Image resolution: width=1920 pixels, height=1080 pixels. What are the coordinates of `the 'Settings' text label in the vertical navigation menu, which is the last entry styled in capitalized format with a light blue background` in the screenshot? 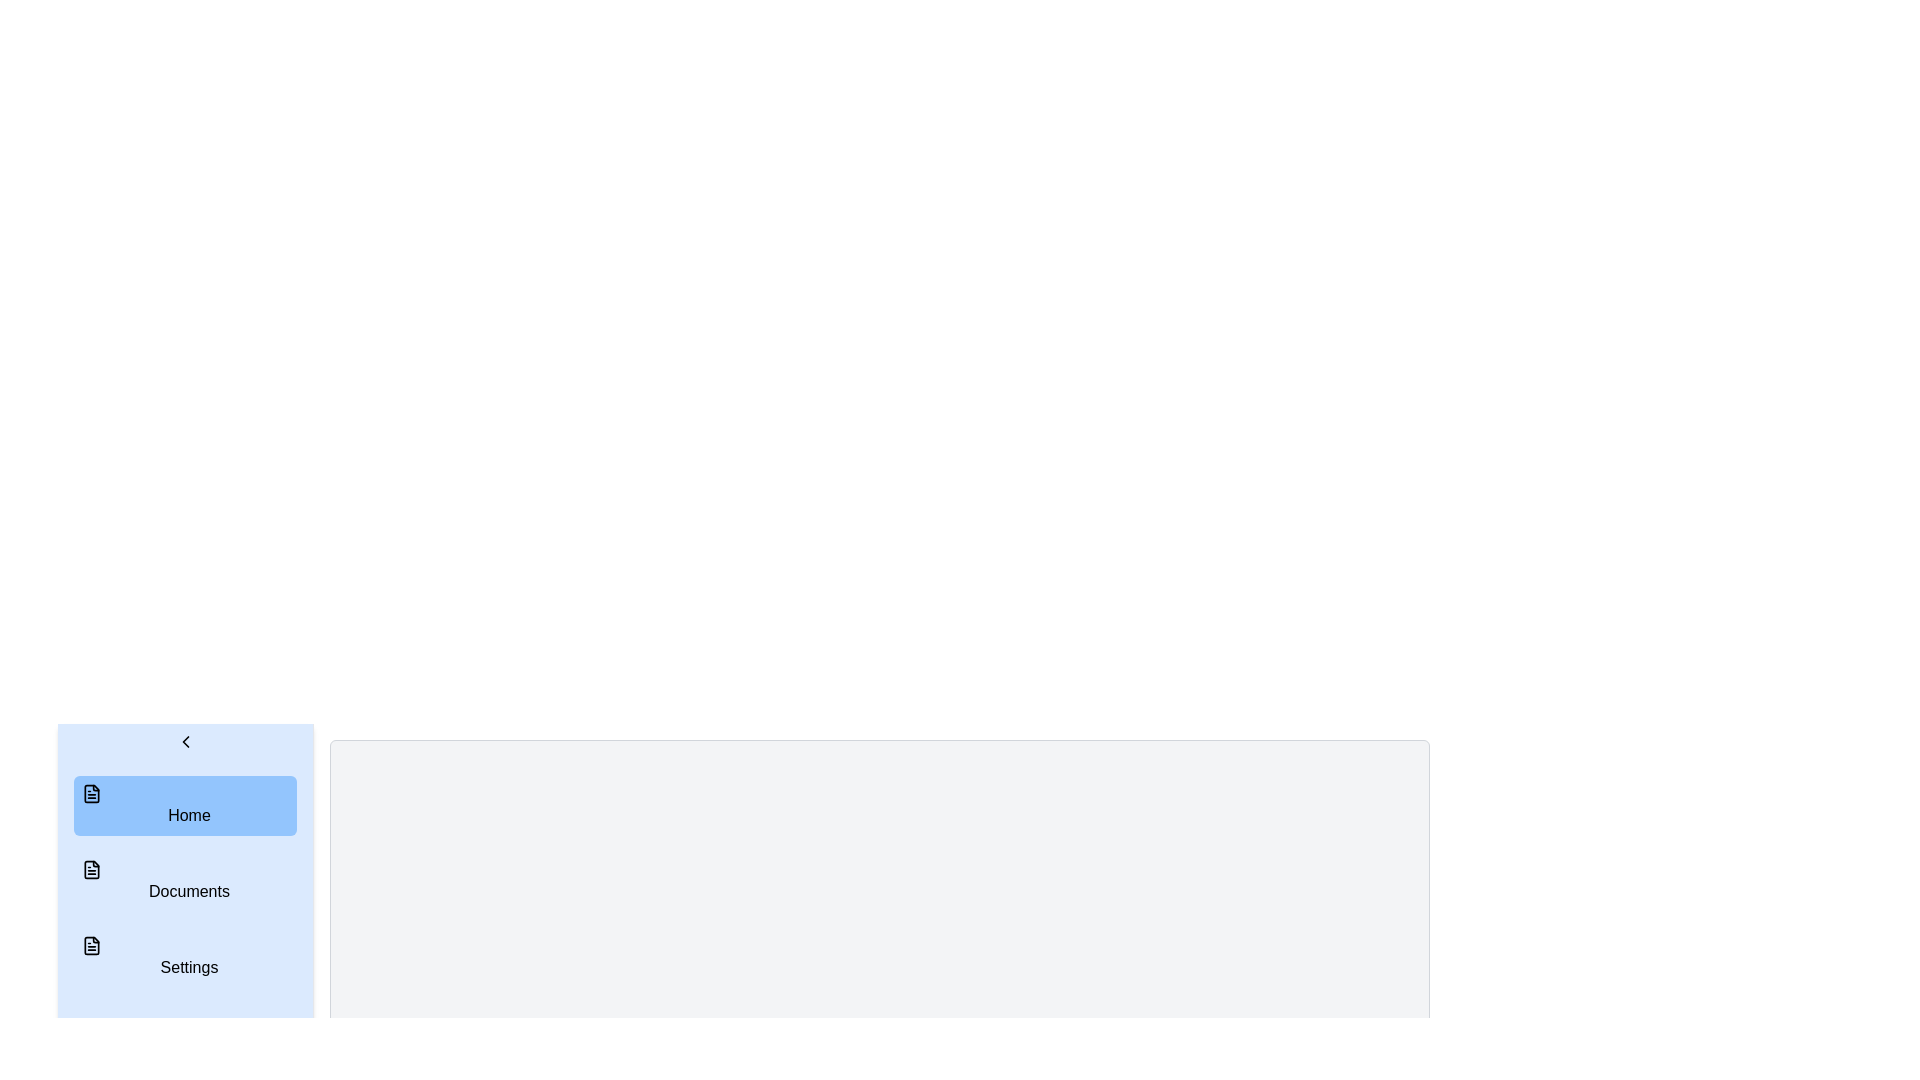 It's located at (189, 966).